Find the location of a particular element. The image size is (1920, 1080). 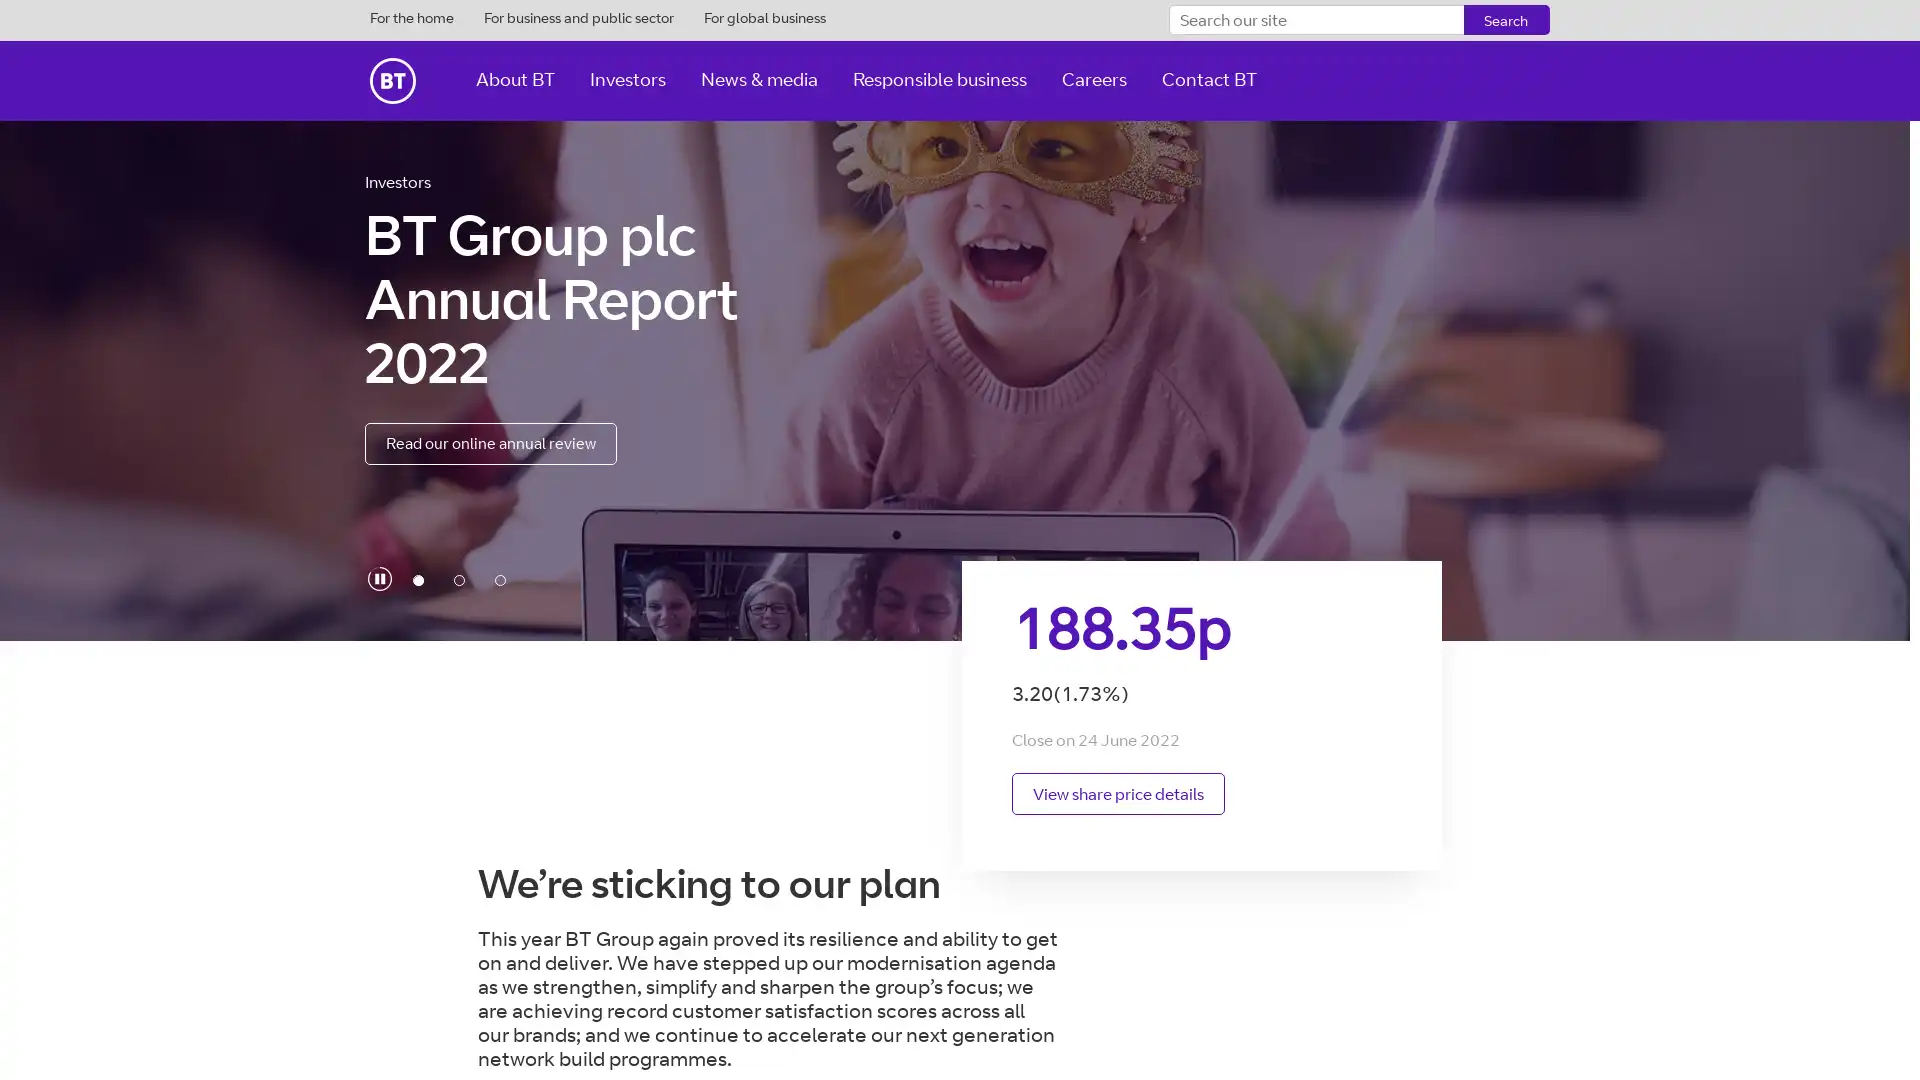

Search is located at coordinates (1507, 19).